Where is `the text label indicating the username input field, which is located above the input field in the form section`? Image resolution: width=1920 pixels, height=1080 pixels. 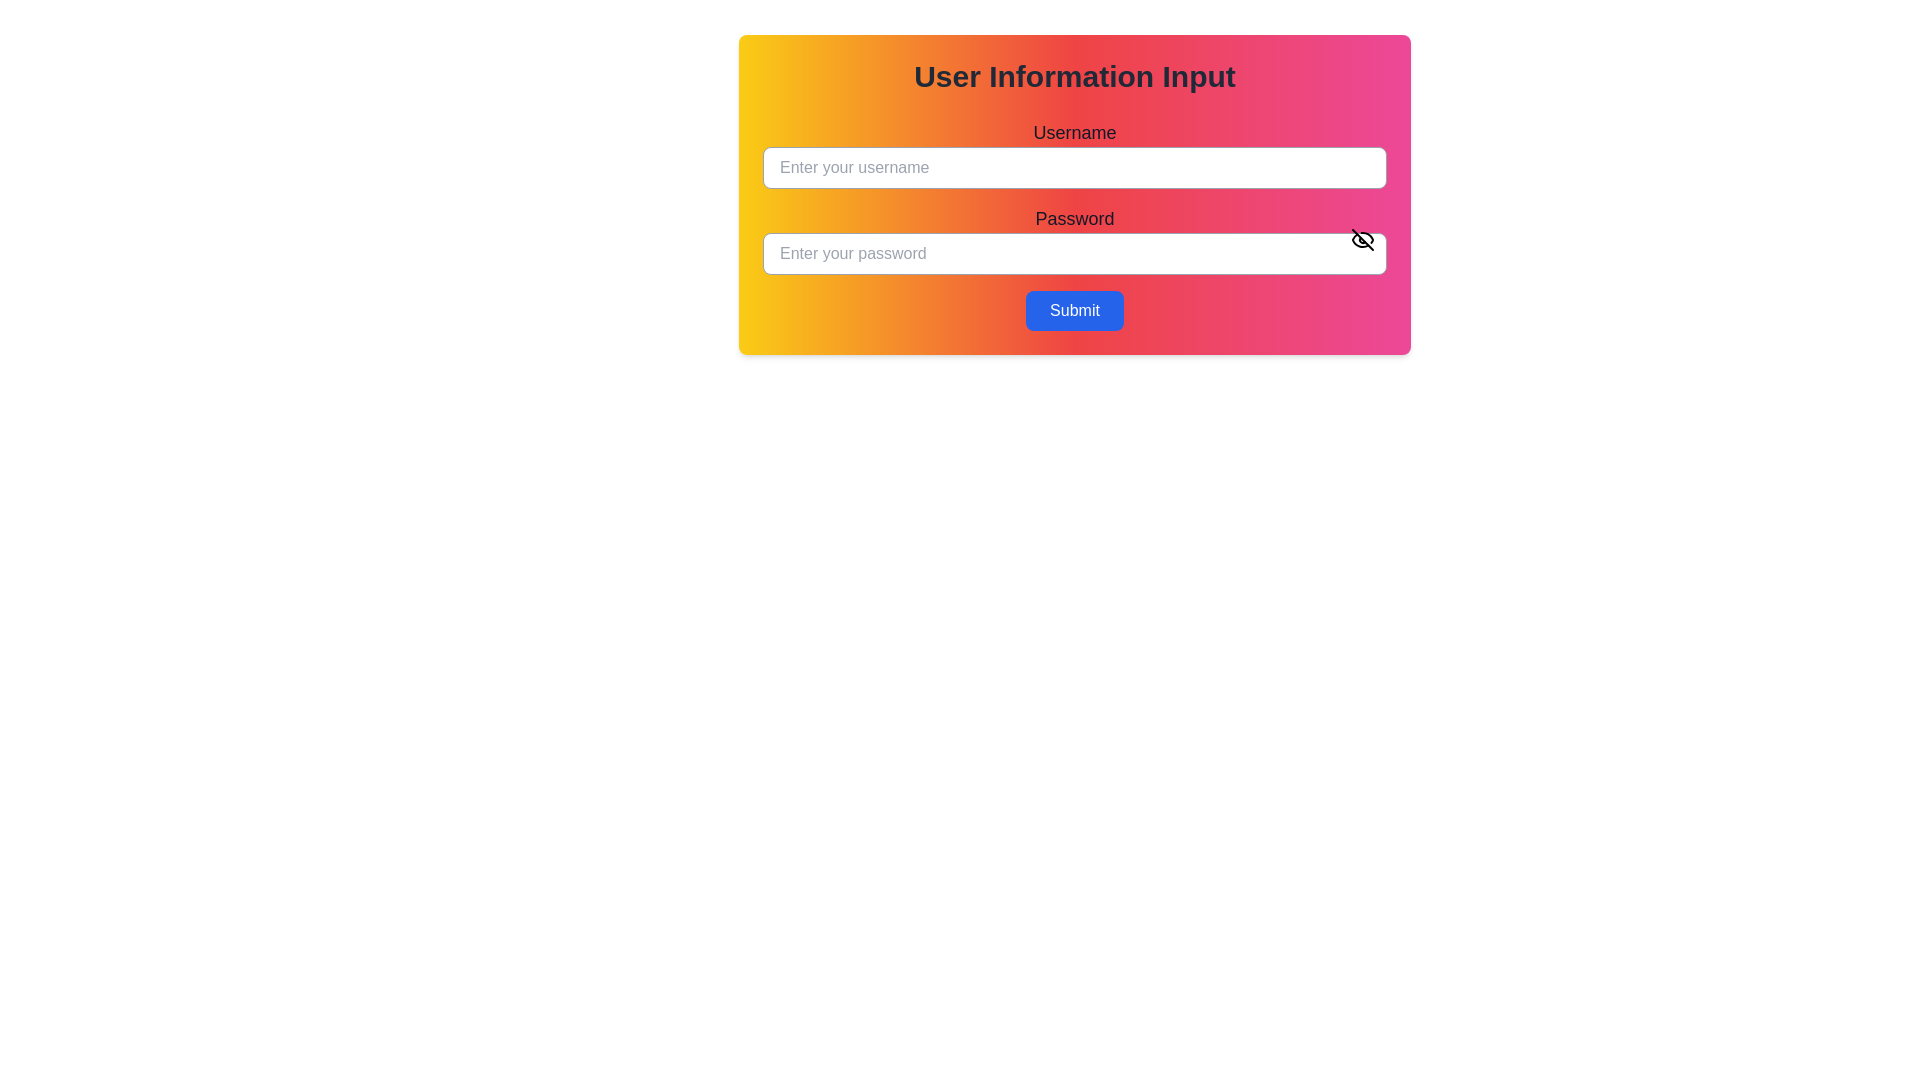
the text label indicating the username input field, which is located above the input field in the form section is located at coordinates (1074, 132).